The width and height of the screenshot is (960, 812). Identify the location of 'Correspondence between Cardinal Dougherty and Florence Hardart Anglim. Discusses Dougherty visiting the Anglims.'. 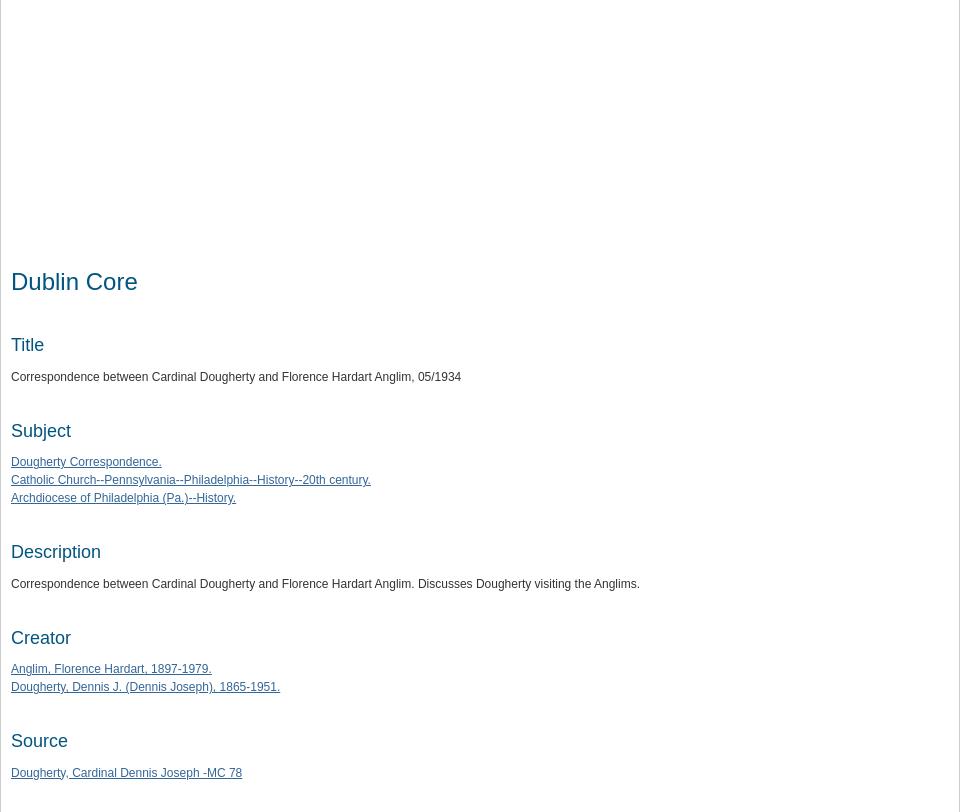
(10, 583).